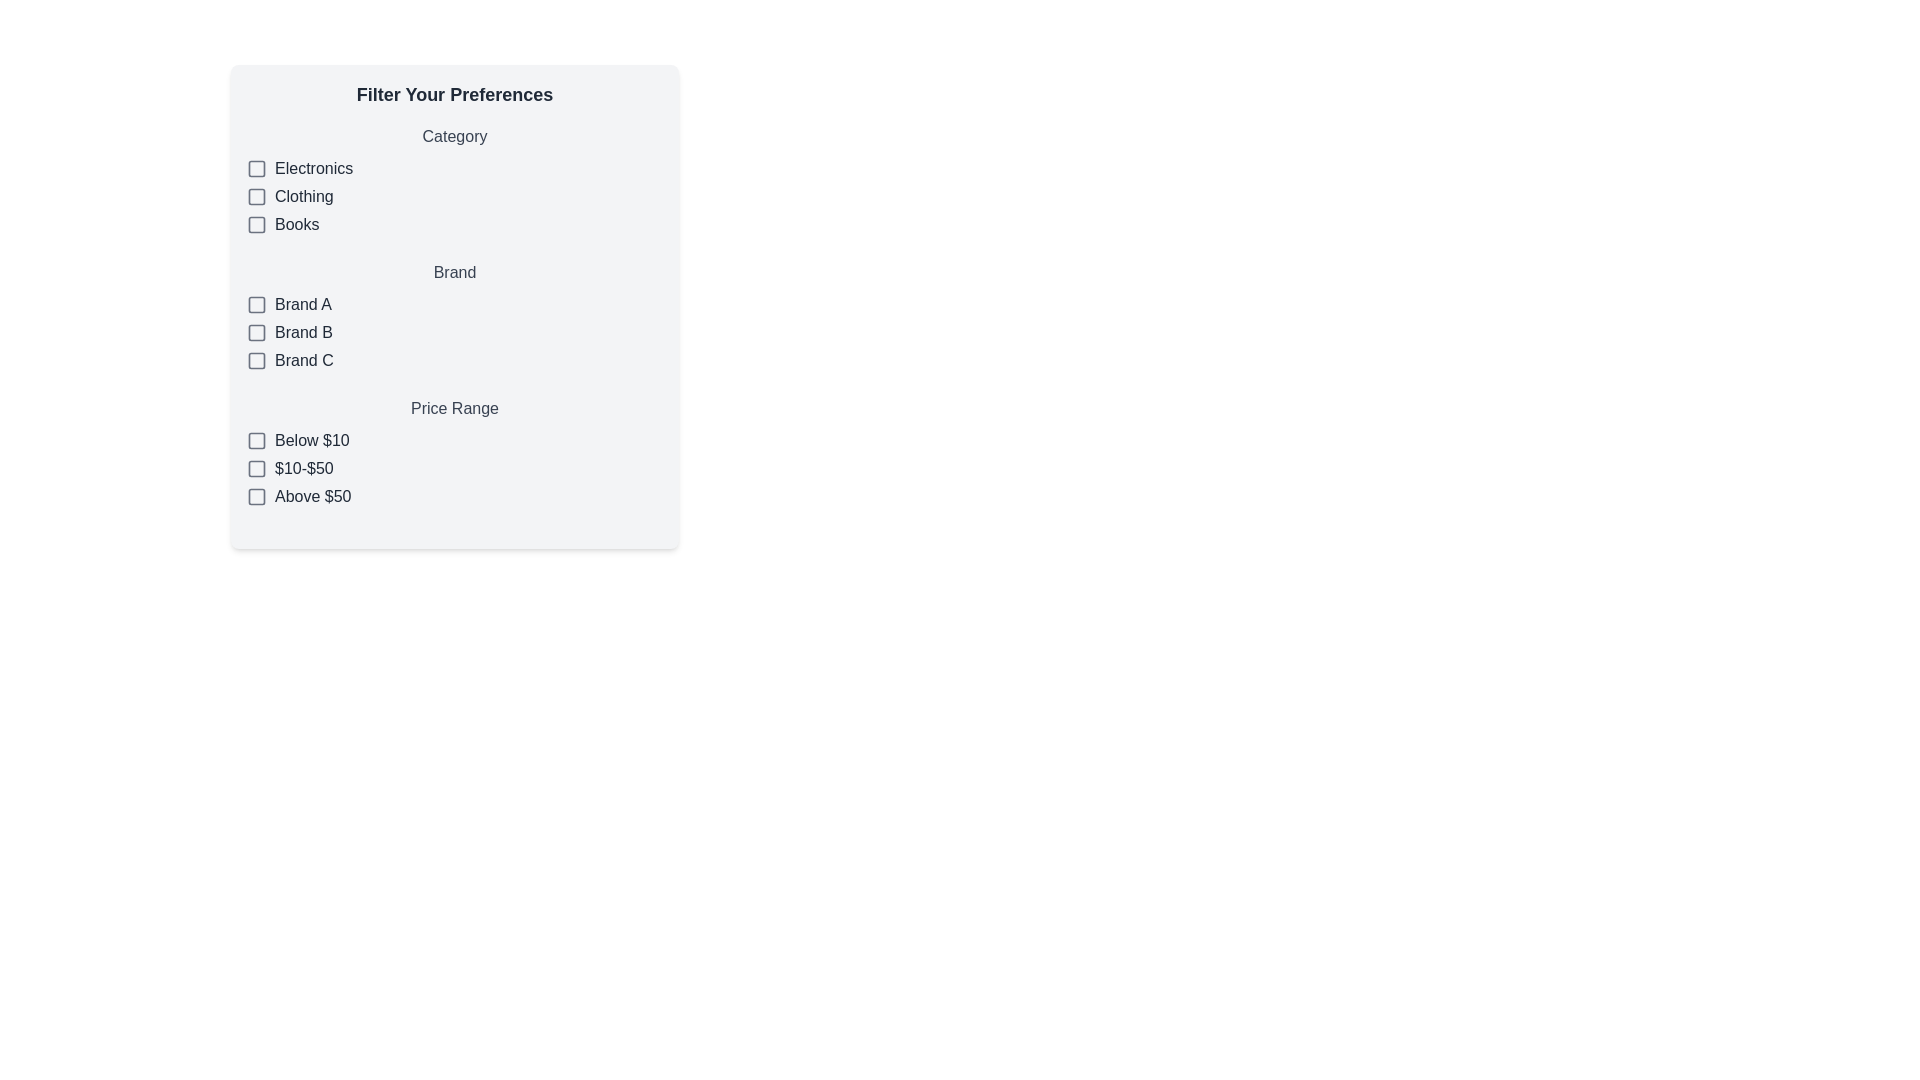 This screenshot has height=1080, width=1920. What do you see at coordinates (256, 331) in the screenshot?
I see `the checkbox for 'Brand B' located next to its label in the 'Filter Your Preferences' section` at bounding box center [256, 331].